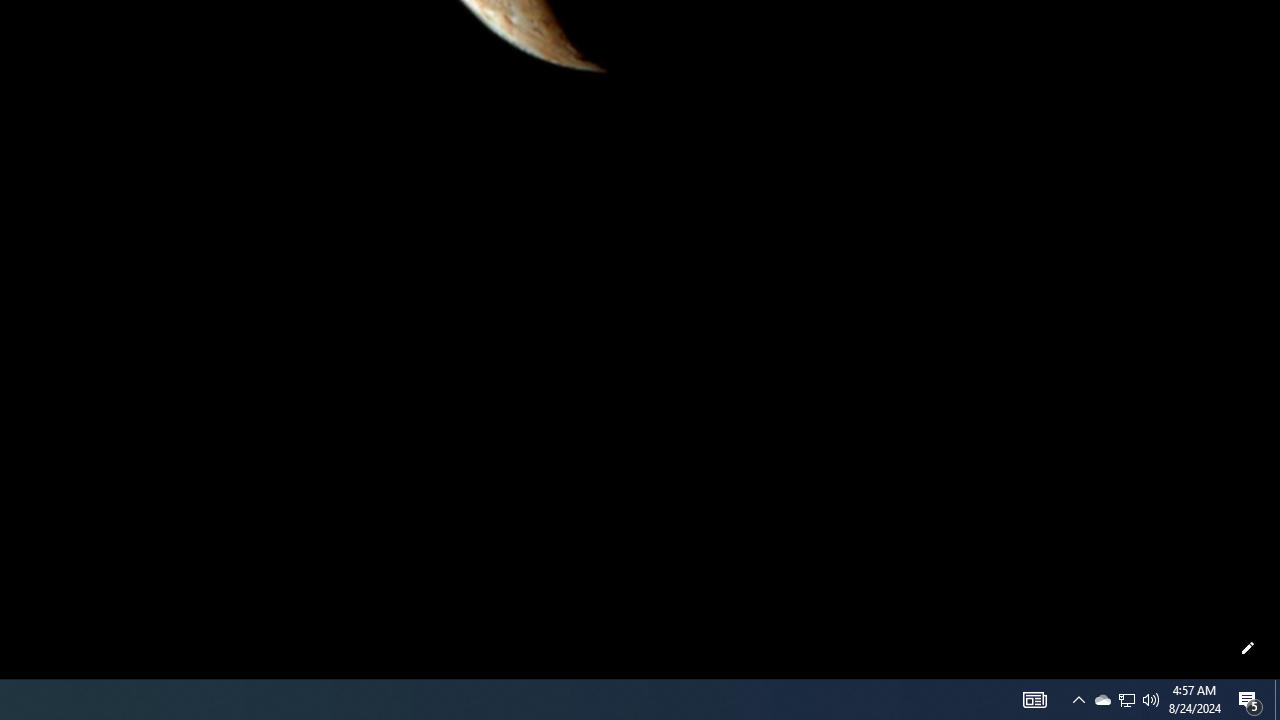 The height and width of the screenshot is (720, 1280). I want to click on 'Customize this page', so click(1247, 648).